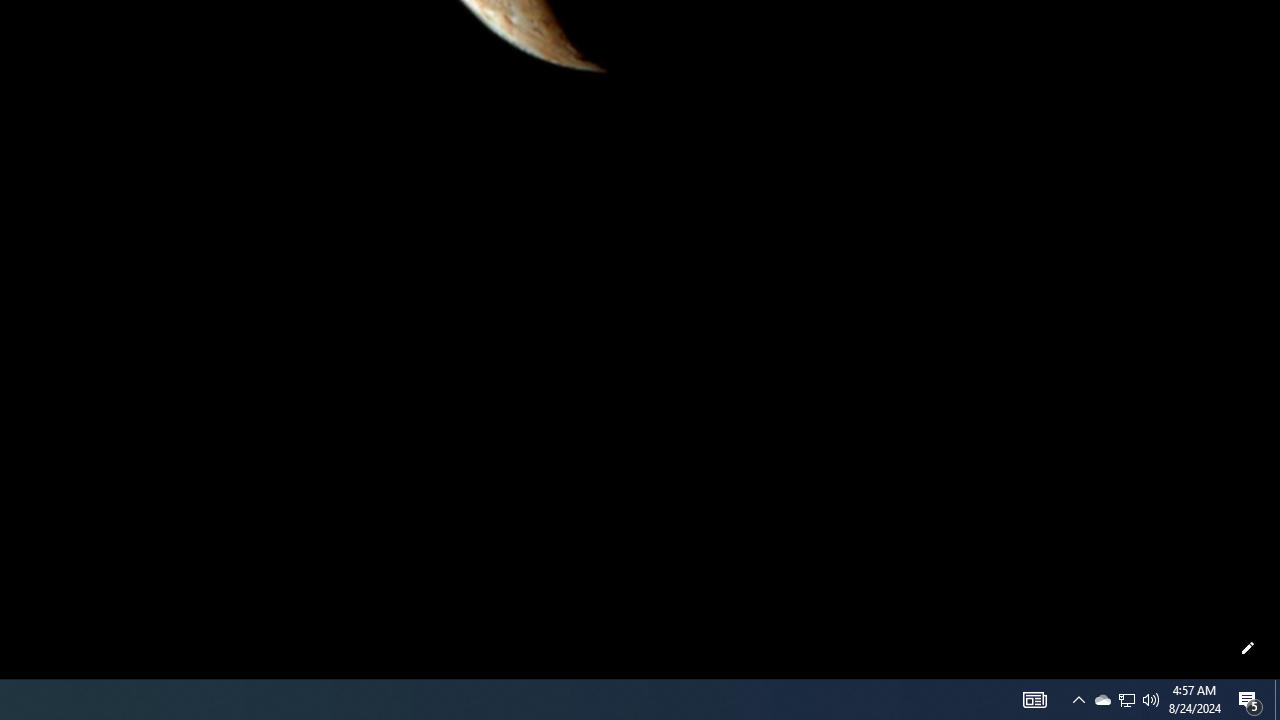 The height and width of the screenshot is (720, 1280). I want to click on 'Customize this page', so click(1247, 648).